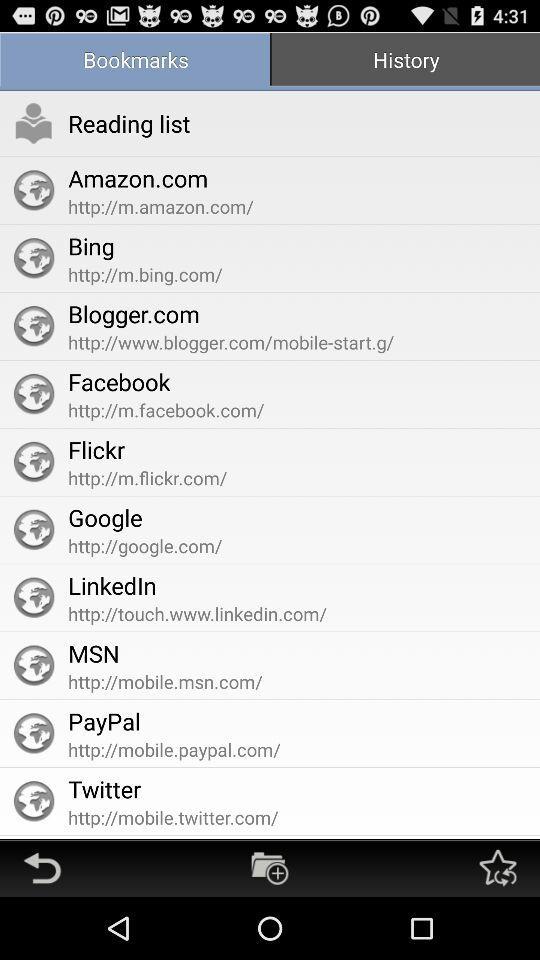  What do you see at coordinates (270, 867) in the screenshot?
I see `a folder` at bounding box center [270, 867].